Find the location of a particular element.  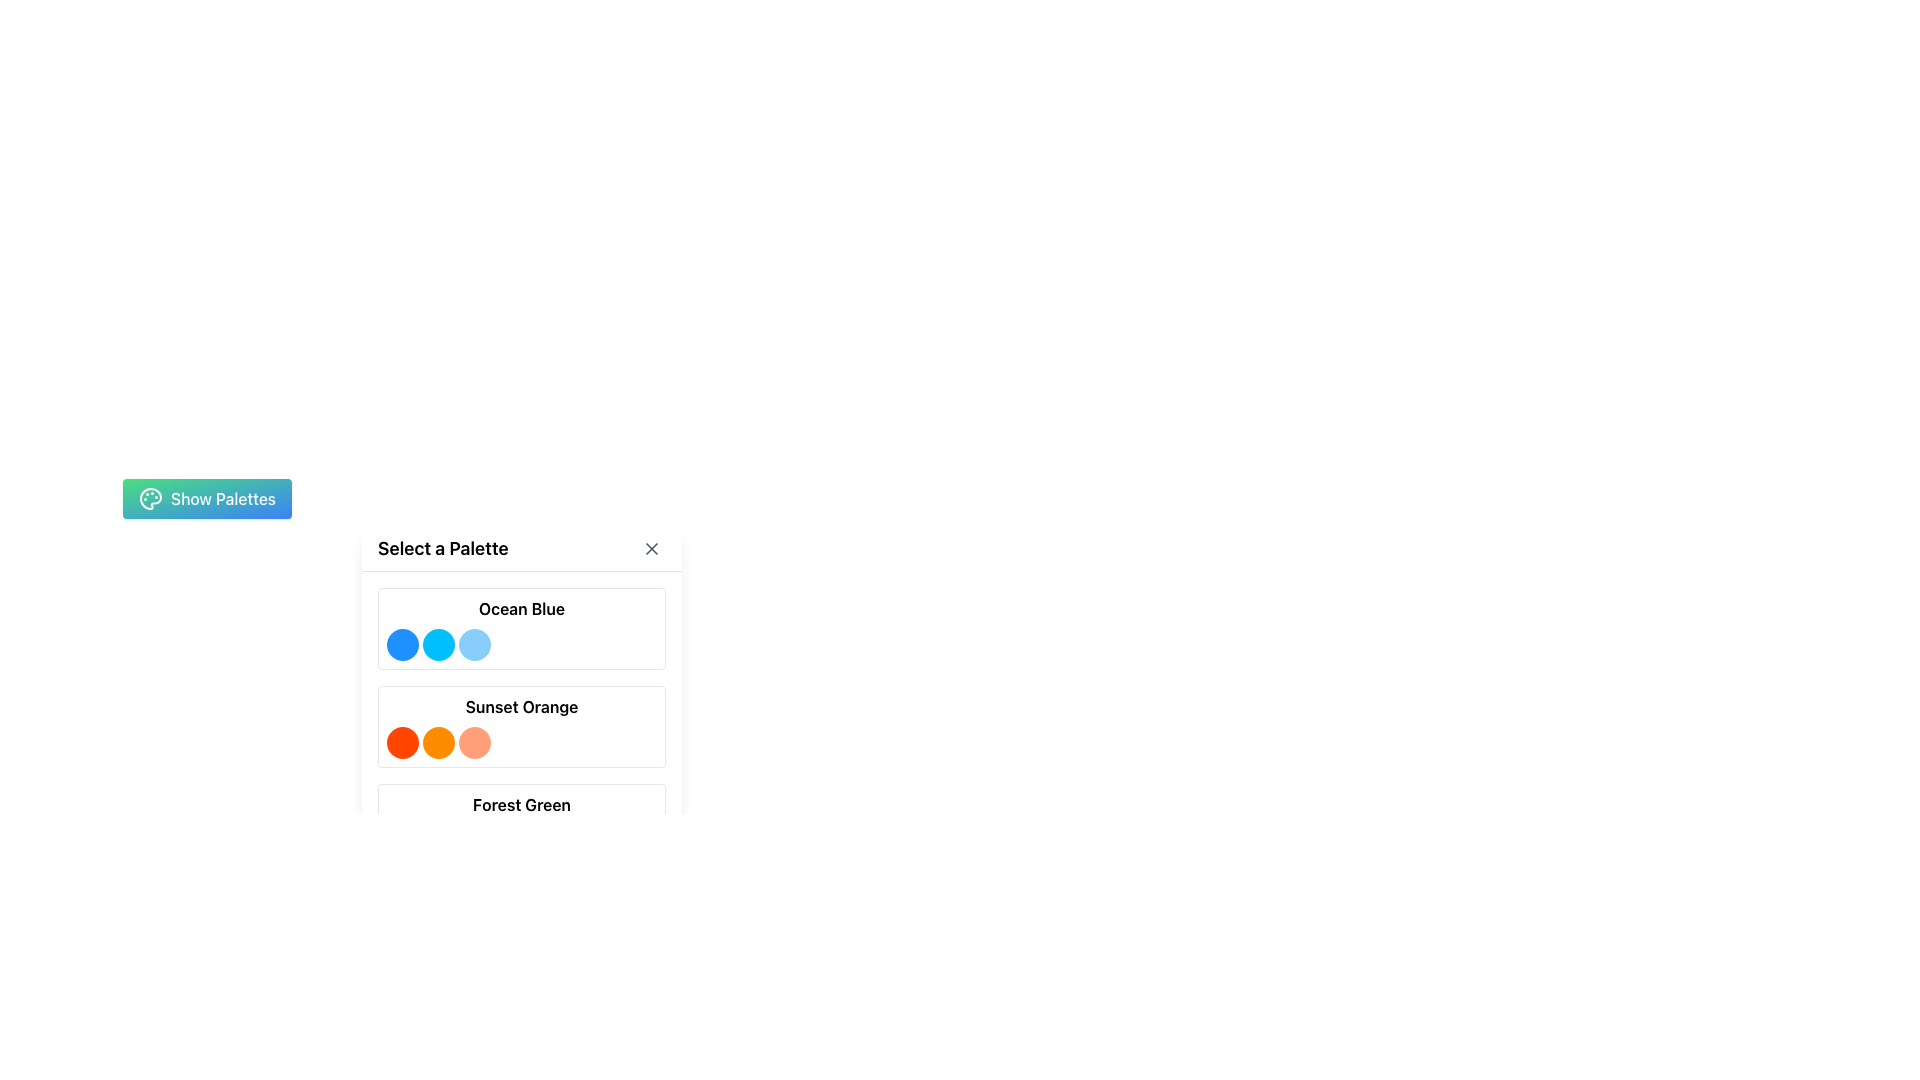

the small line segment of the 'X'-shaped close button icon located in the top right corner of the 'Select a Palette' popup is located at coordinates (652, 548).